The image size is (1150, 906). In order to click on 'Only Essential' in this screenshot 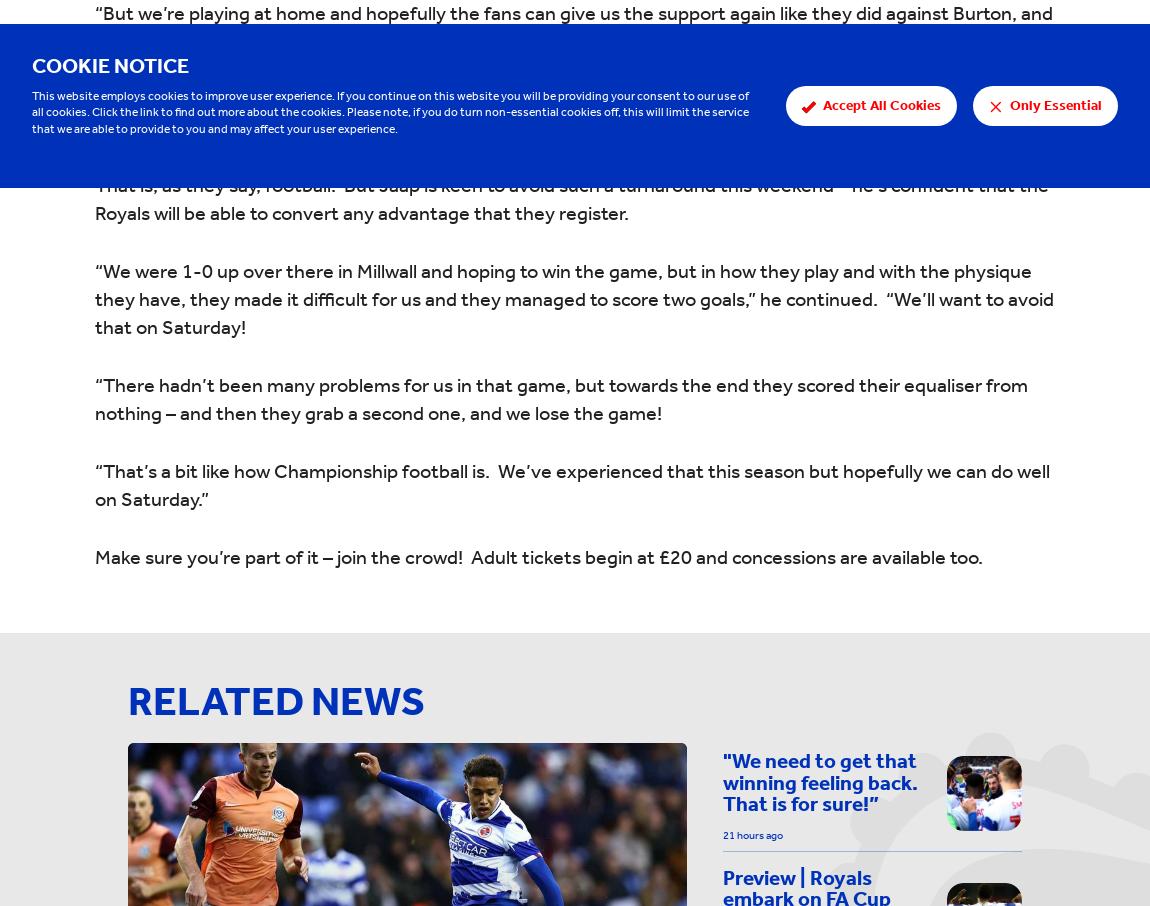, I will do `click(1056, 103)`.